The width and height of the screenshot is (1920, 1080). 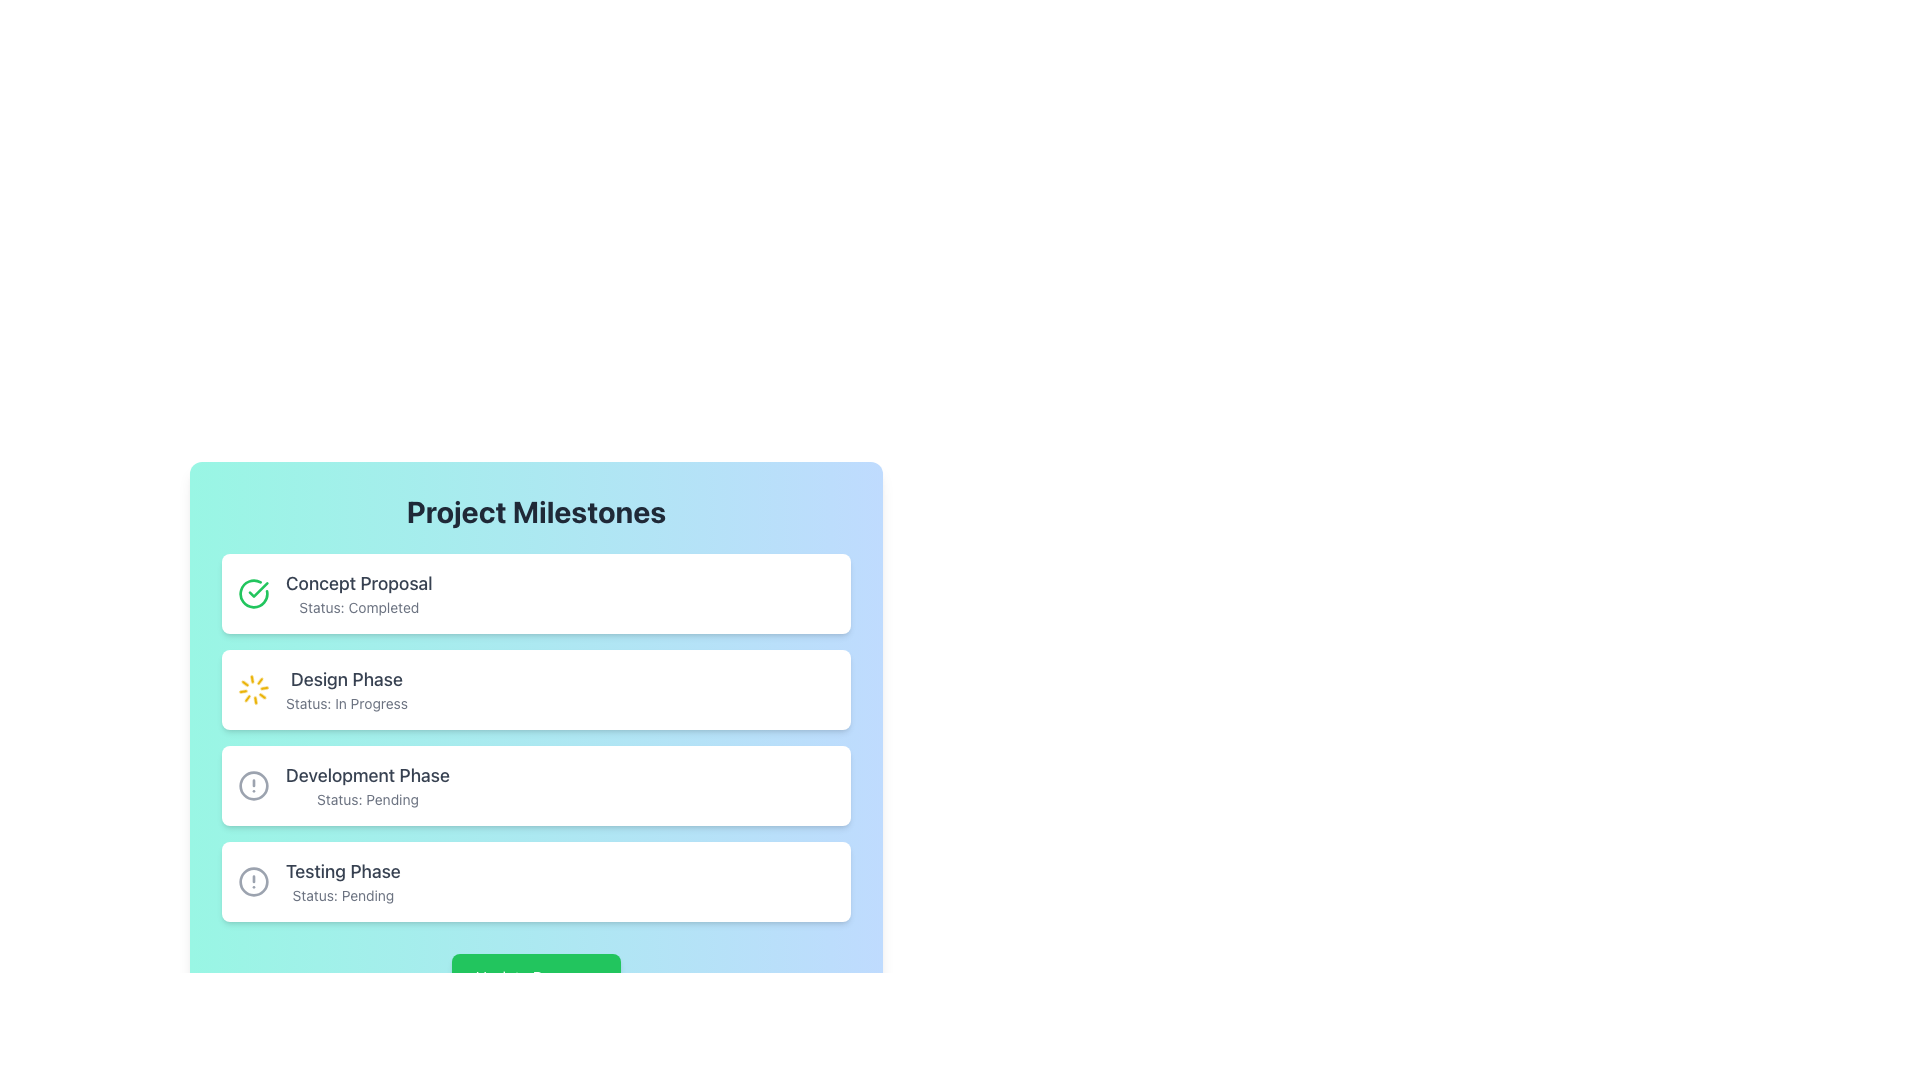 I want to click on the 'Design Phase' informational card, which indicates the status as 'In Progress', so click(x=536, y=689).